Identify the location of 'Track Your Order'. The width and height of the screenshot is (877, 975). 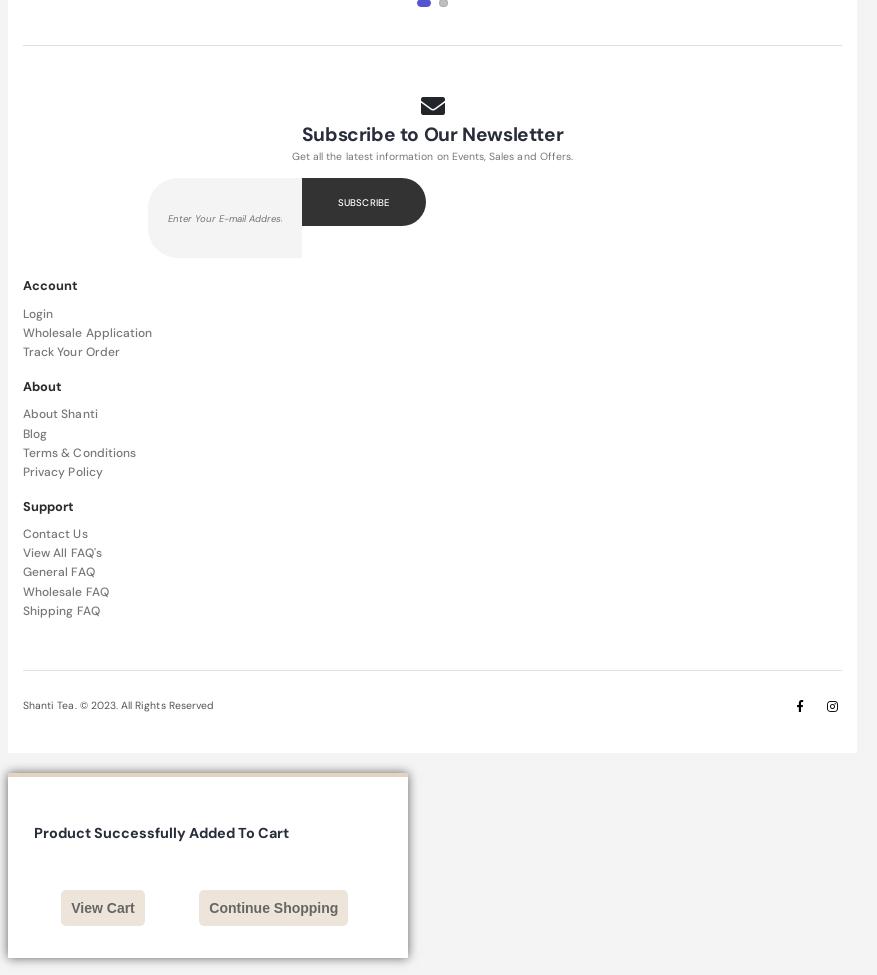
(71, 350).